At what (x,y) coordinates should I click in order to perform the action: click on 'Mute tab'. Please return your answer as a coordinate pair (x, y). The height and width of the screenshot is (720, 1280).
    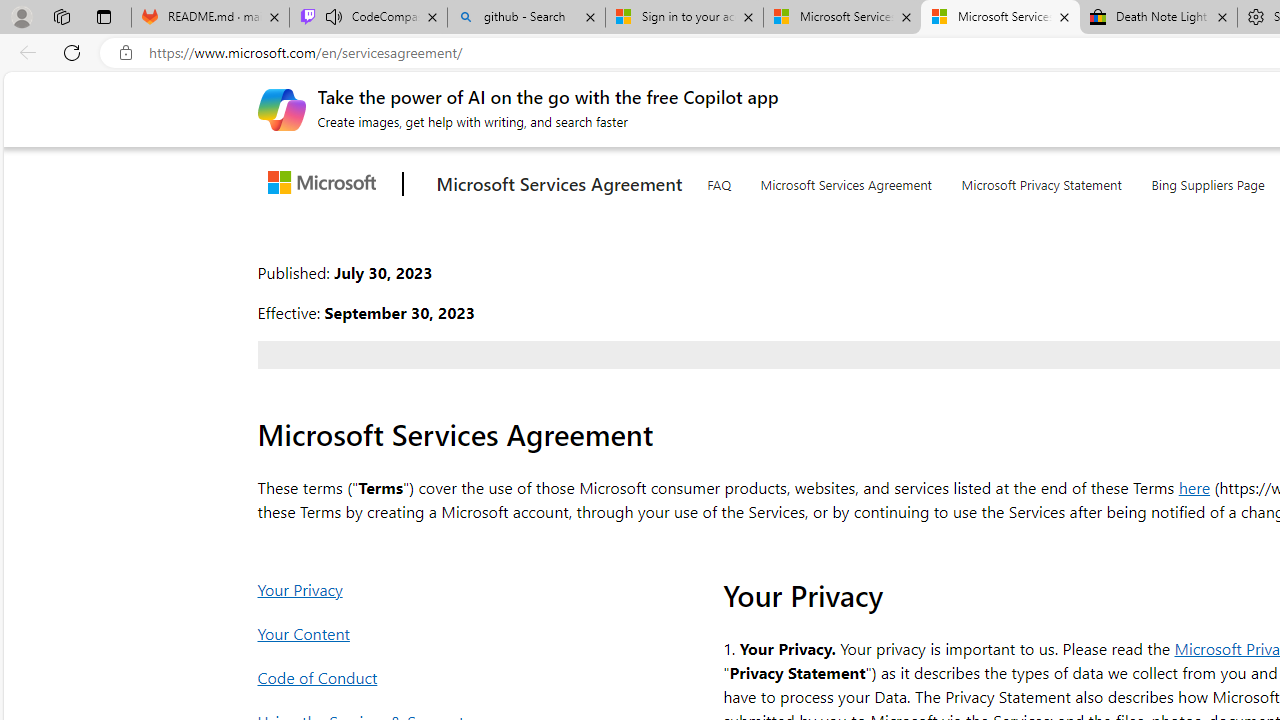
    Looking at the image, I should click on (334, 16).